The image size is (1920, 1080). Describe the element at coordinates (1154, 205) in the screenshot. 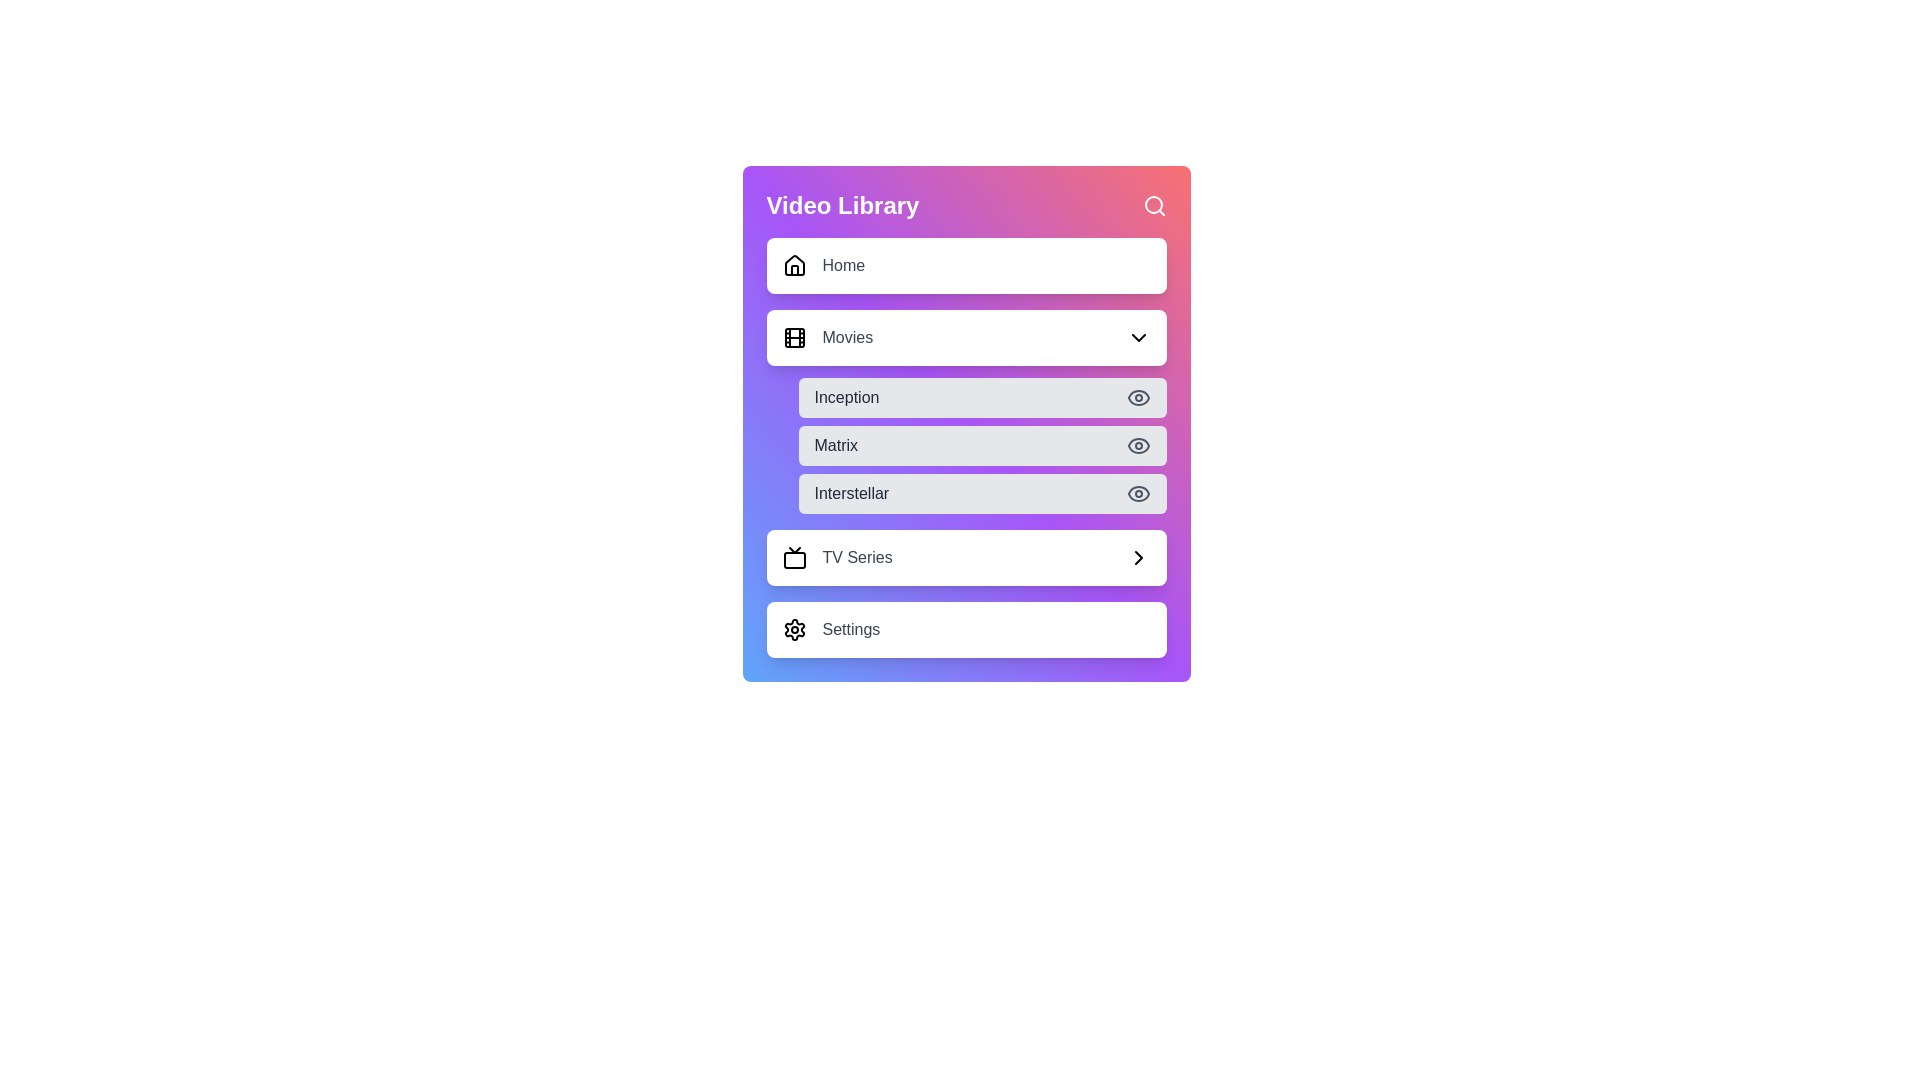

I see `the search button icon located at the top-right corner of the video library interface to trigger the hover effect` at that location.